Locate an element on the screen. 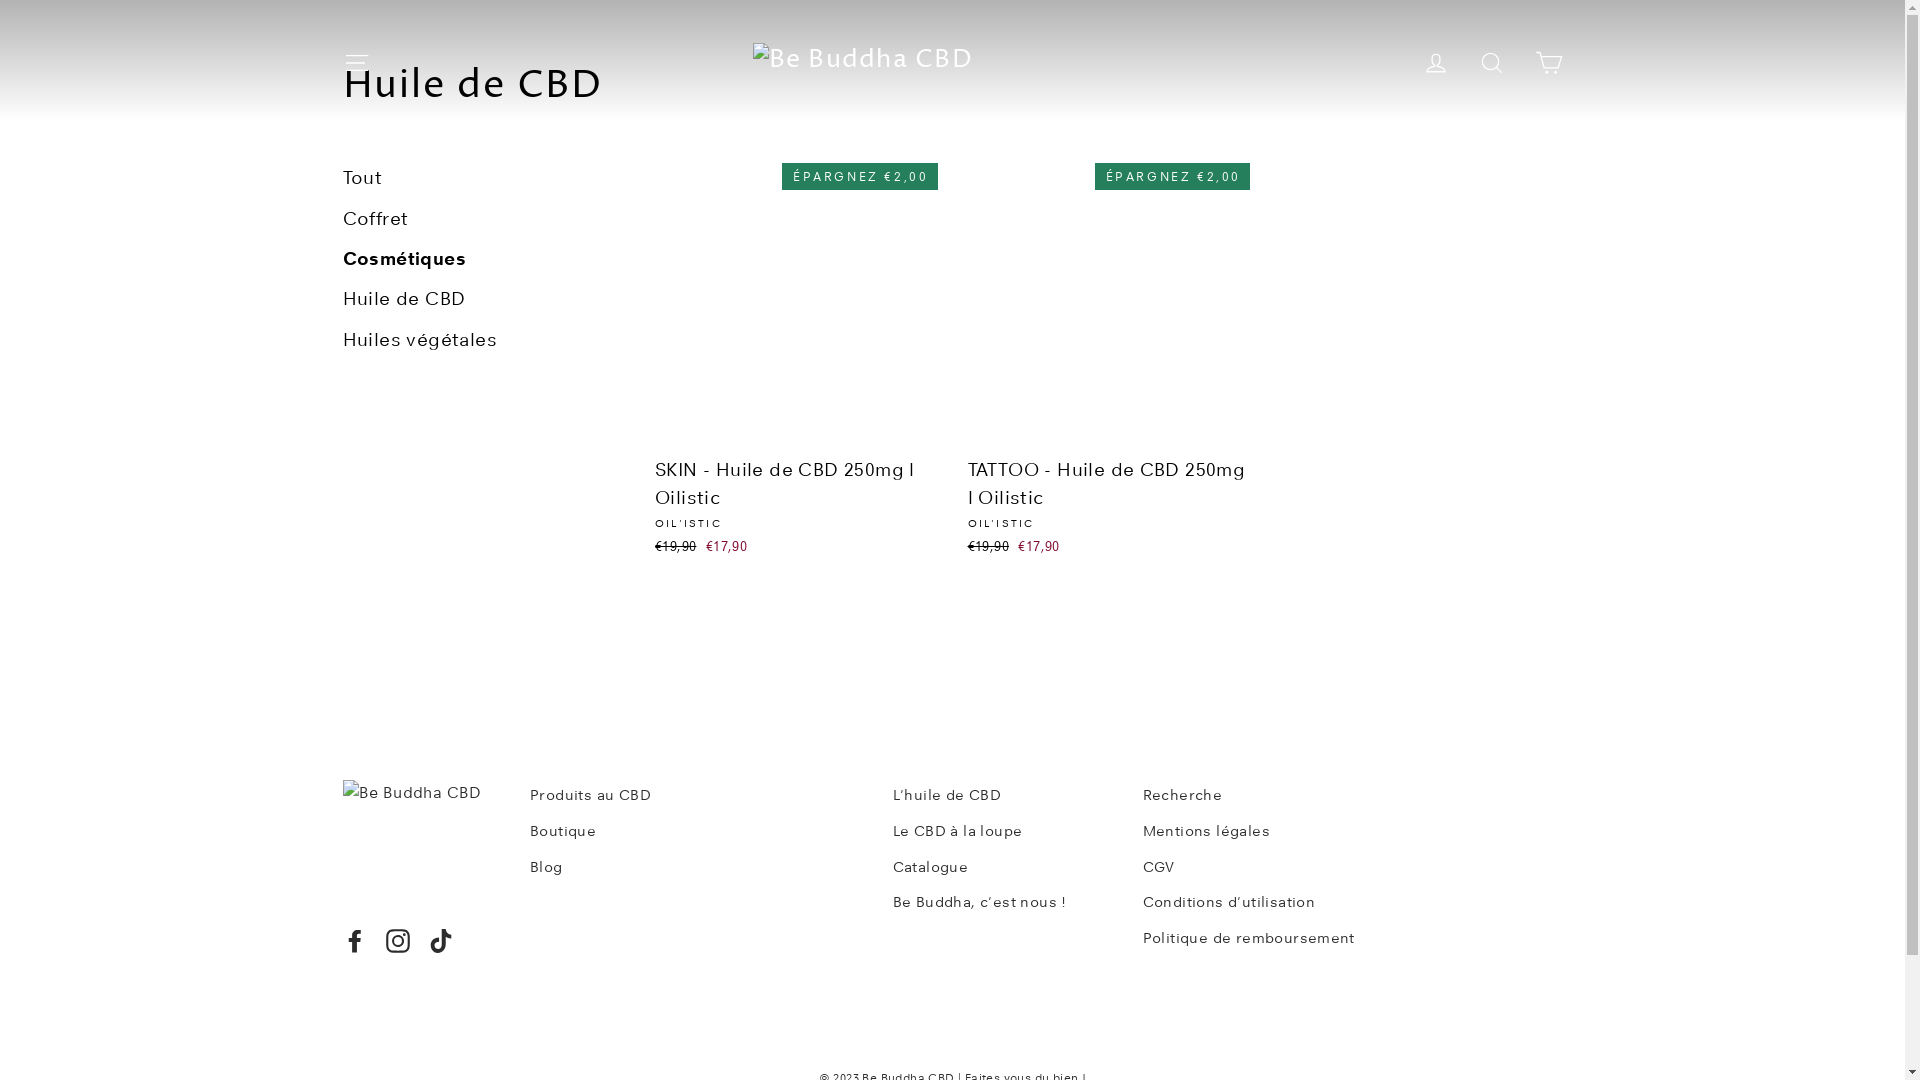 The image size is (1920, 1080). 'Huile de CBD' is located at coordinates (341, 299).